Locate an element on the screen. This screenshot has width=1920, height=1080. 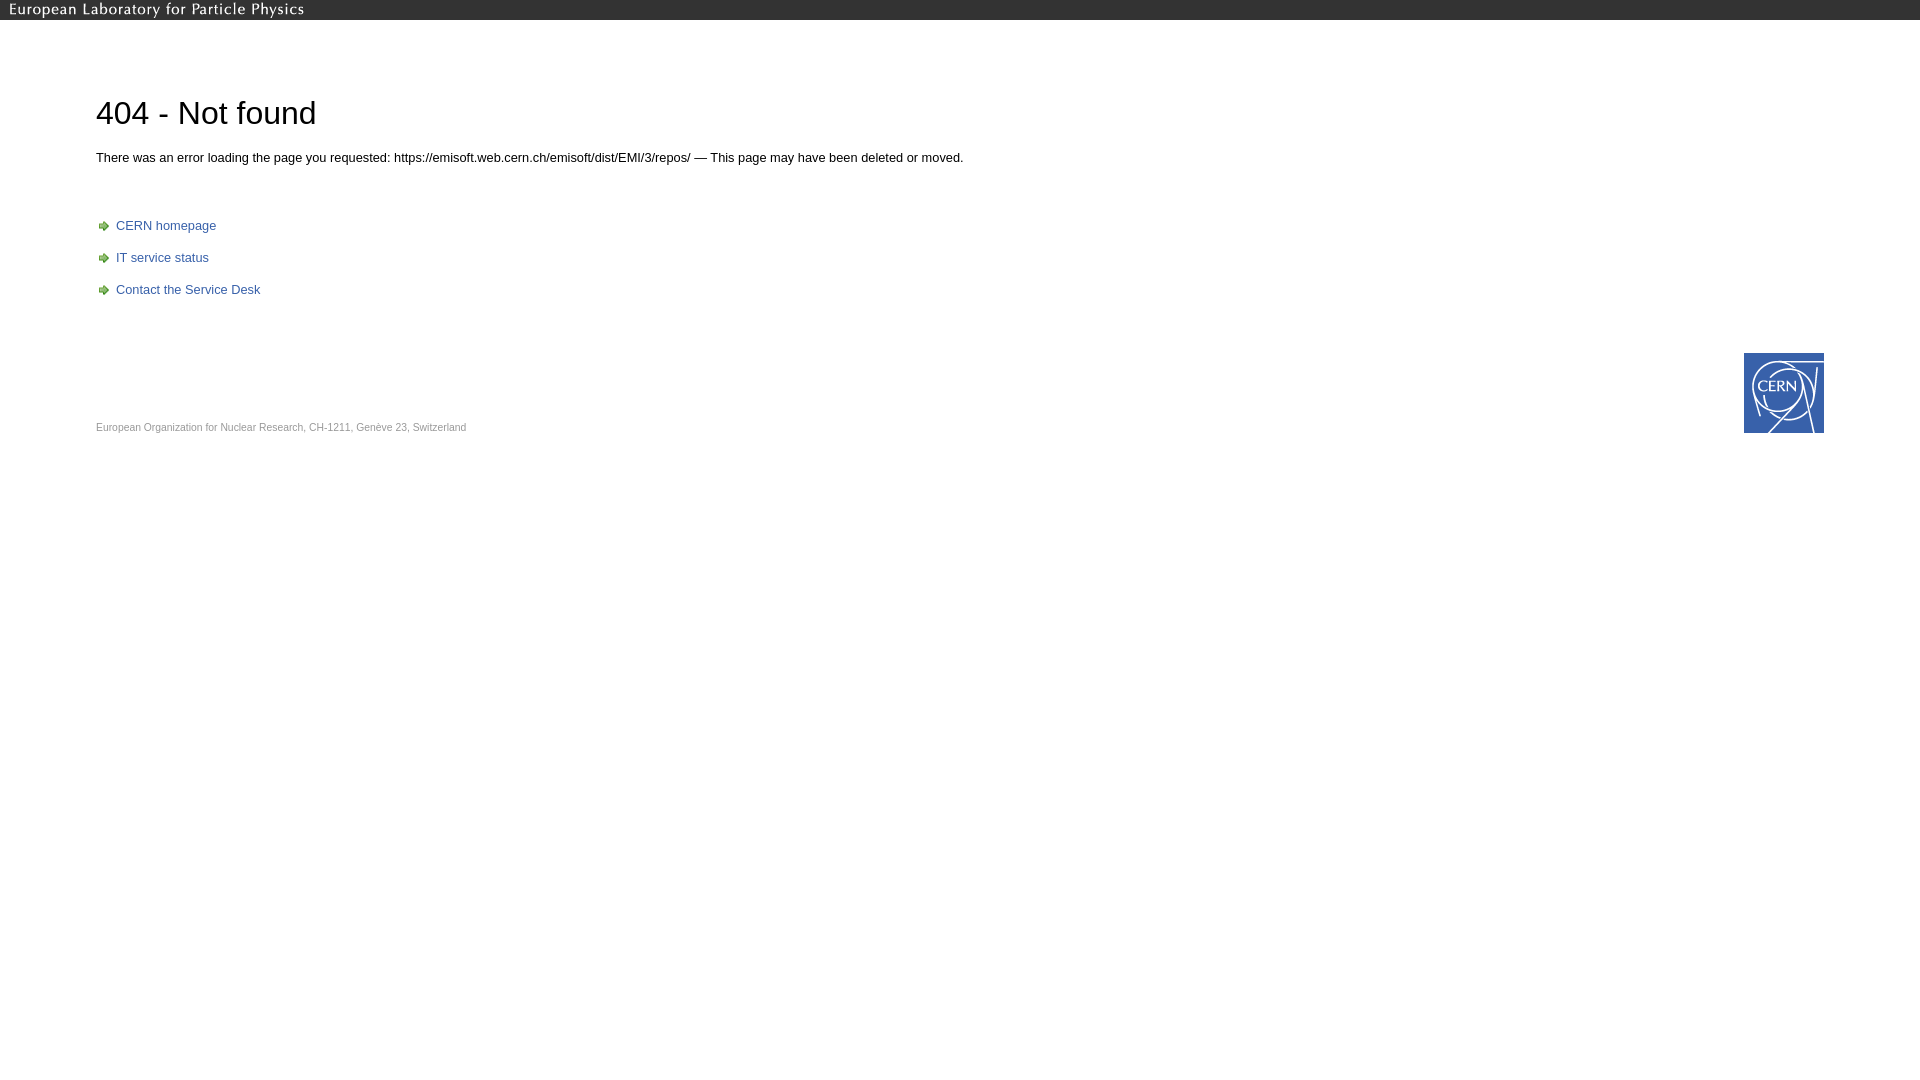
'CERN homepage' is located at coordinates (155, 225).